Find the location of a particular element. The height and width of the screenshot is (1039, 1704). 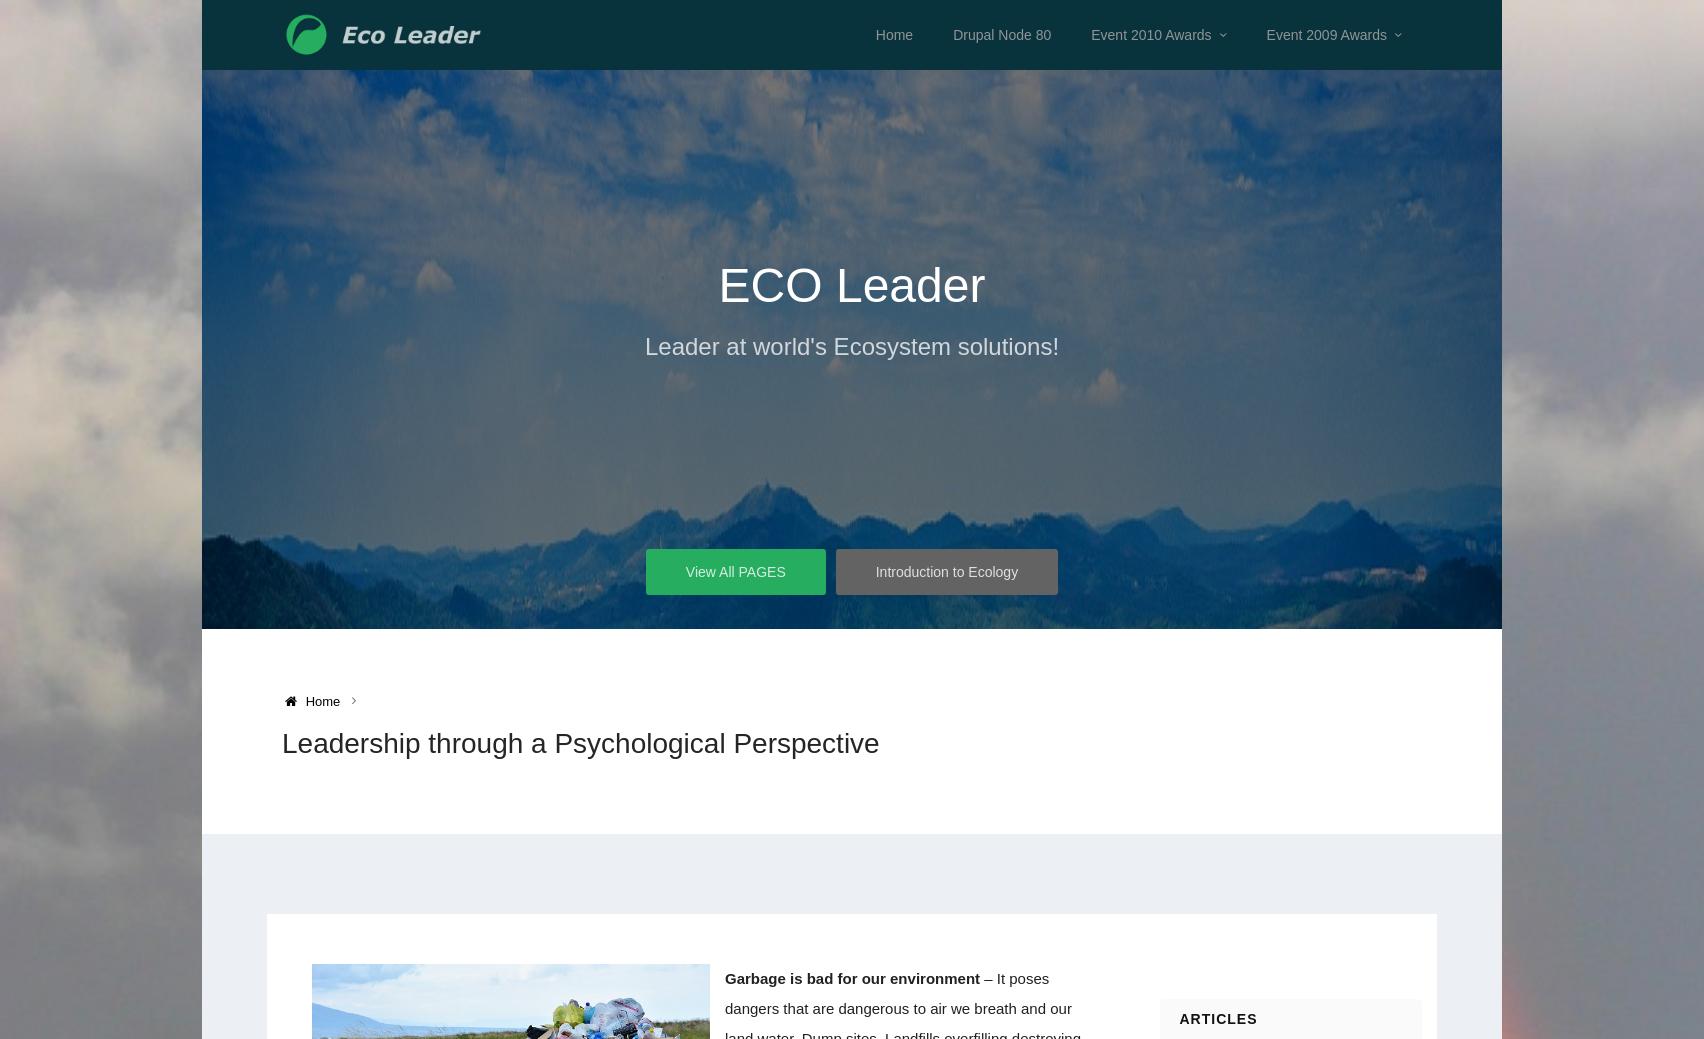

'View All PAGES' is located at coordinates (733, 571).